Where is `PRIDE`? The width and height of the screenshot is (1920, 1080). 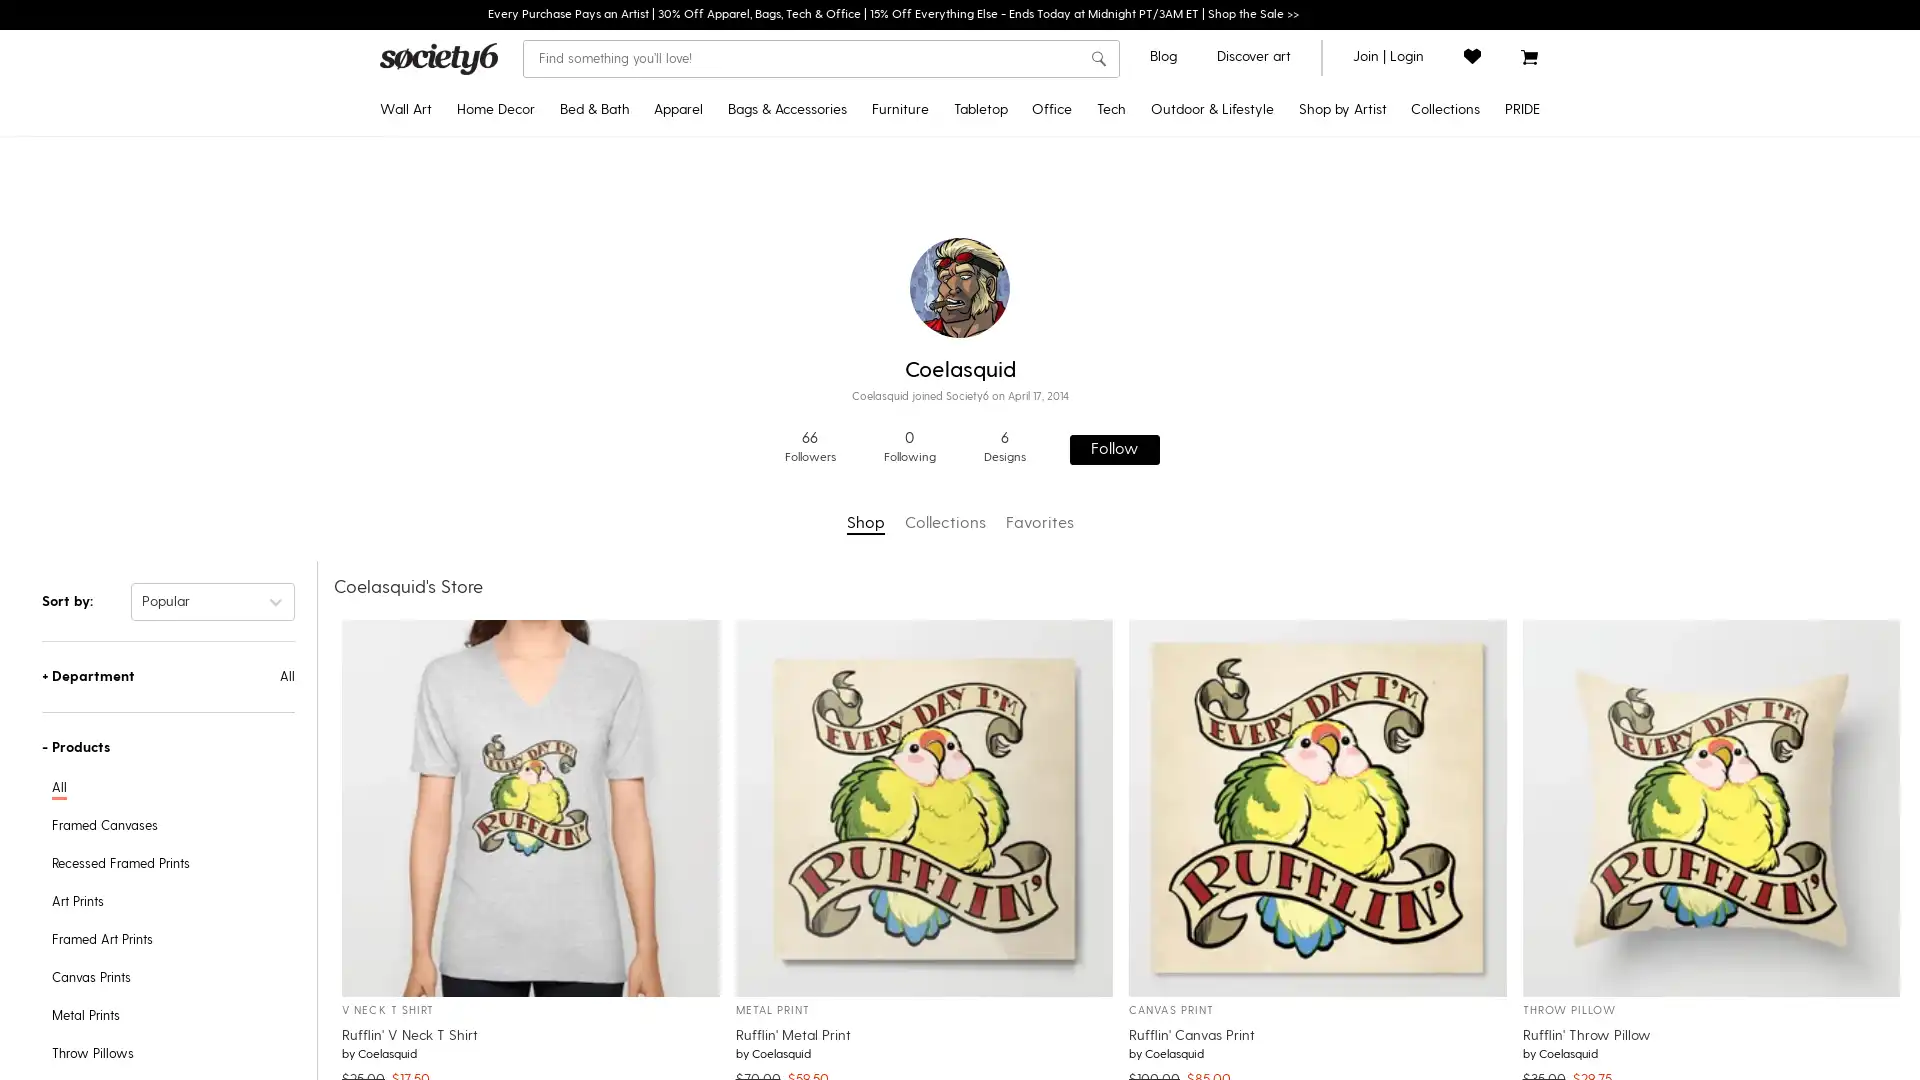 PRIDE is located at coordinates (1521, 110).